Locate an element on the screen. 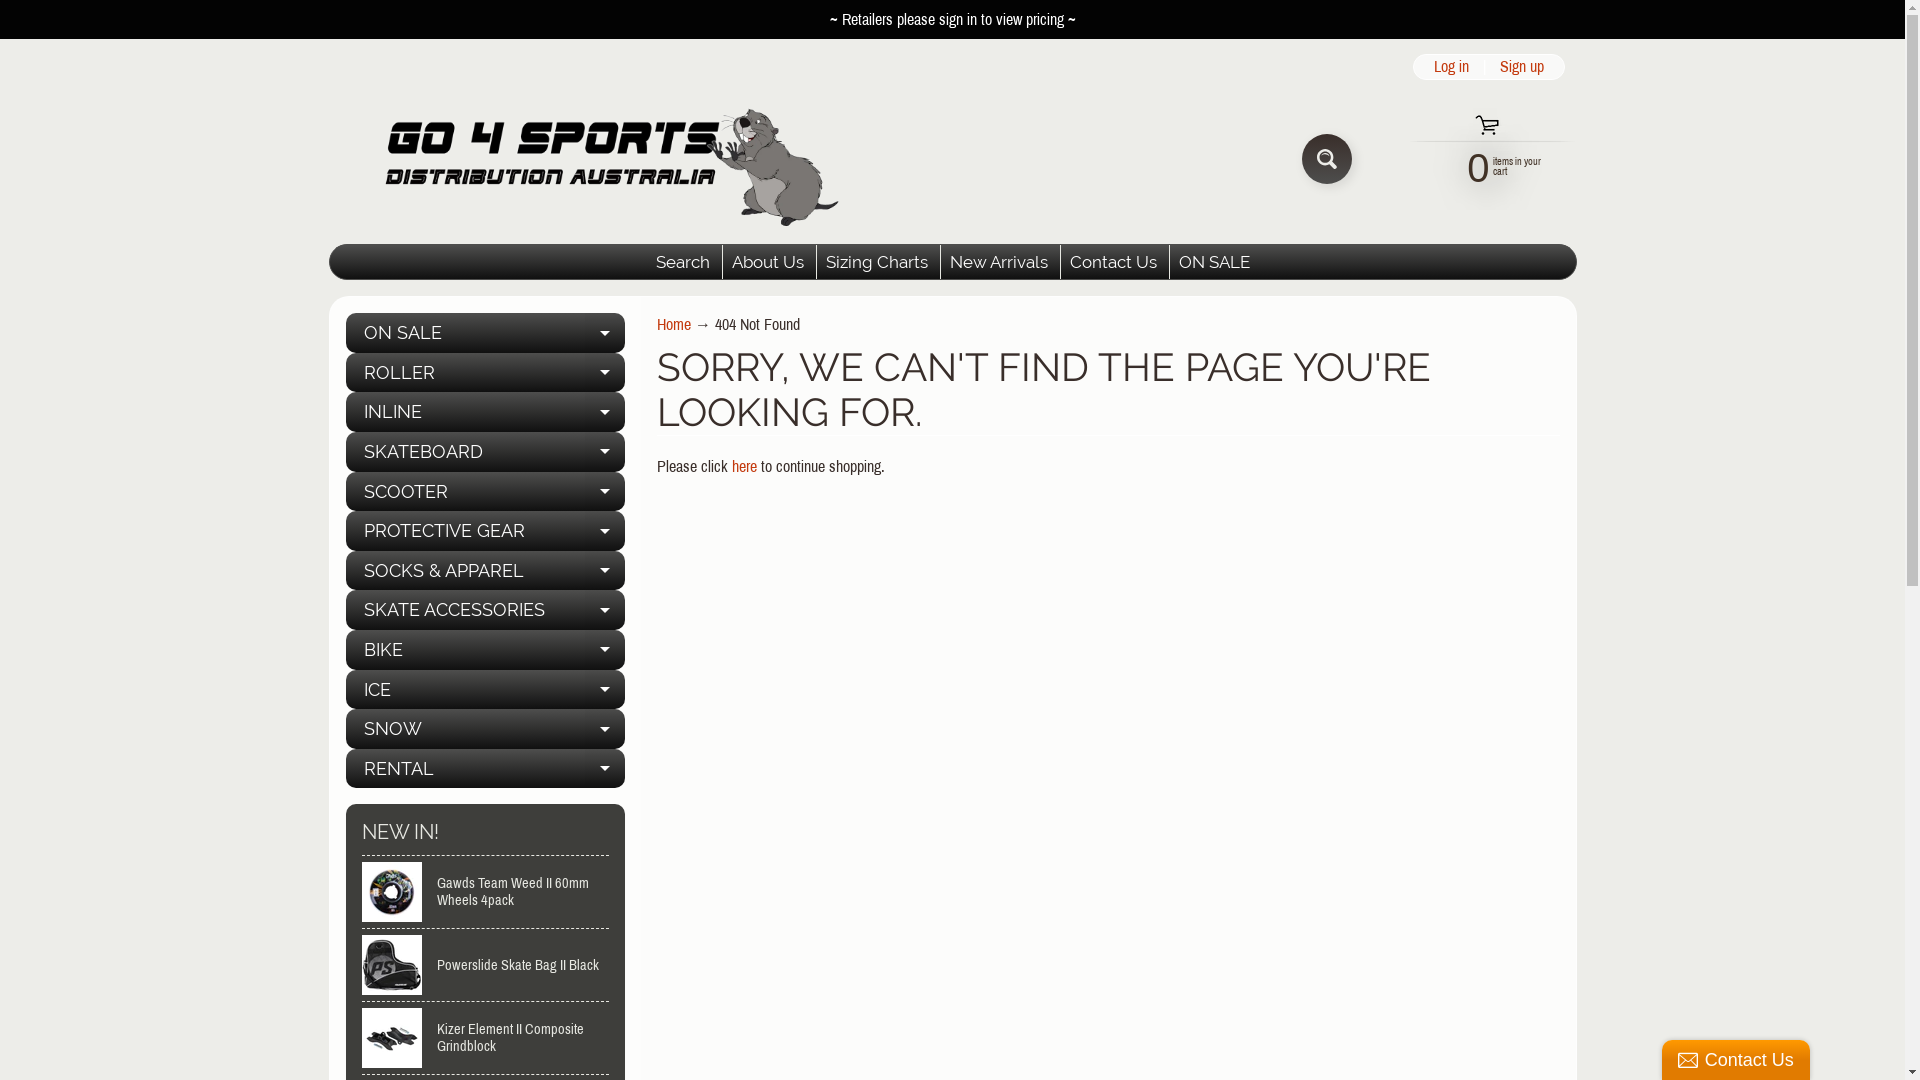 The image size is (1920, 1080). 'New Arrivals' is located at coordinates (939, 261).